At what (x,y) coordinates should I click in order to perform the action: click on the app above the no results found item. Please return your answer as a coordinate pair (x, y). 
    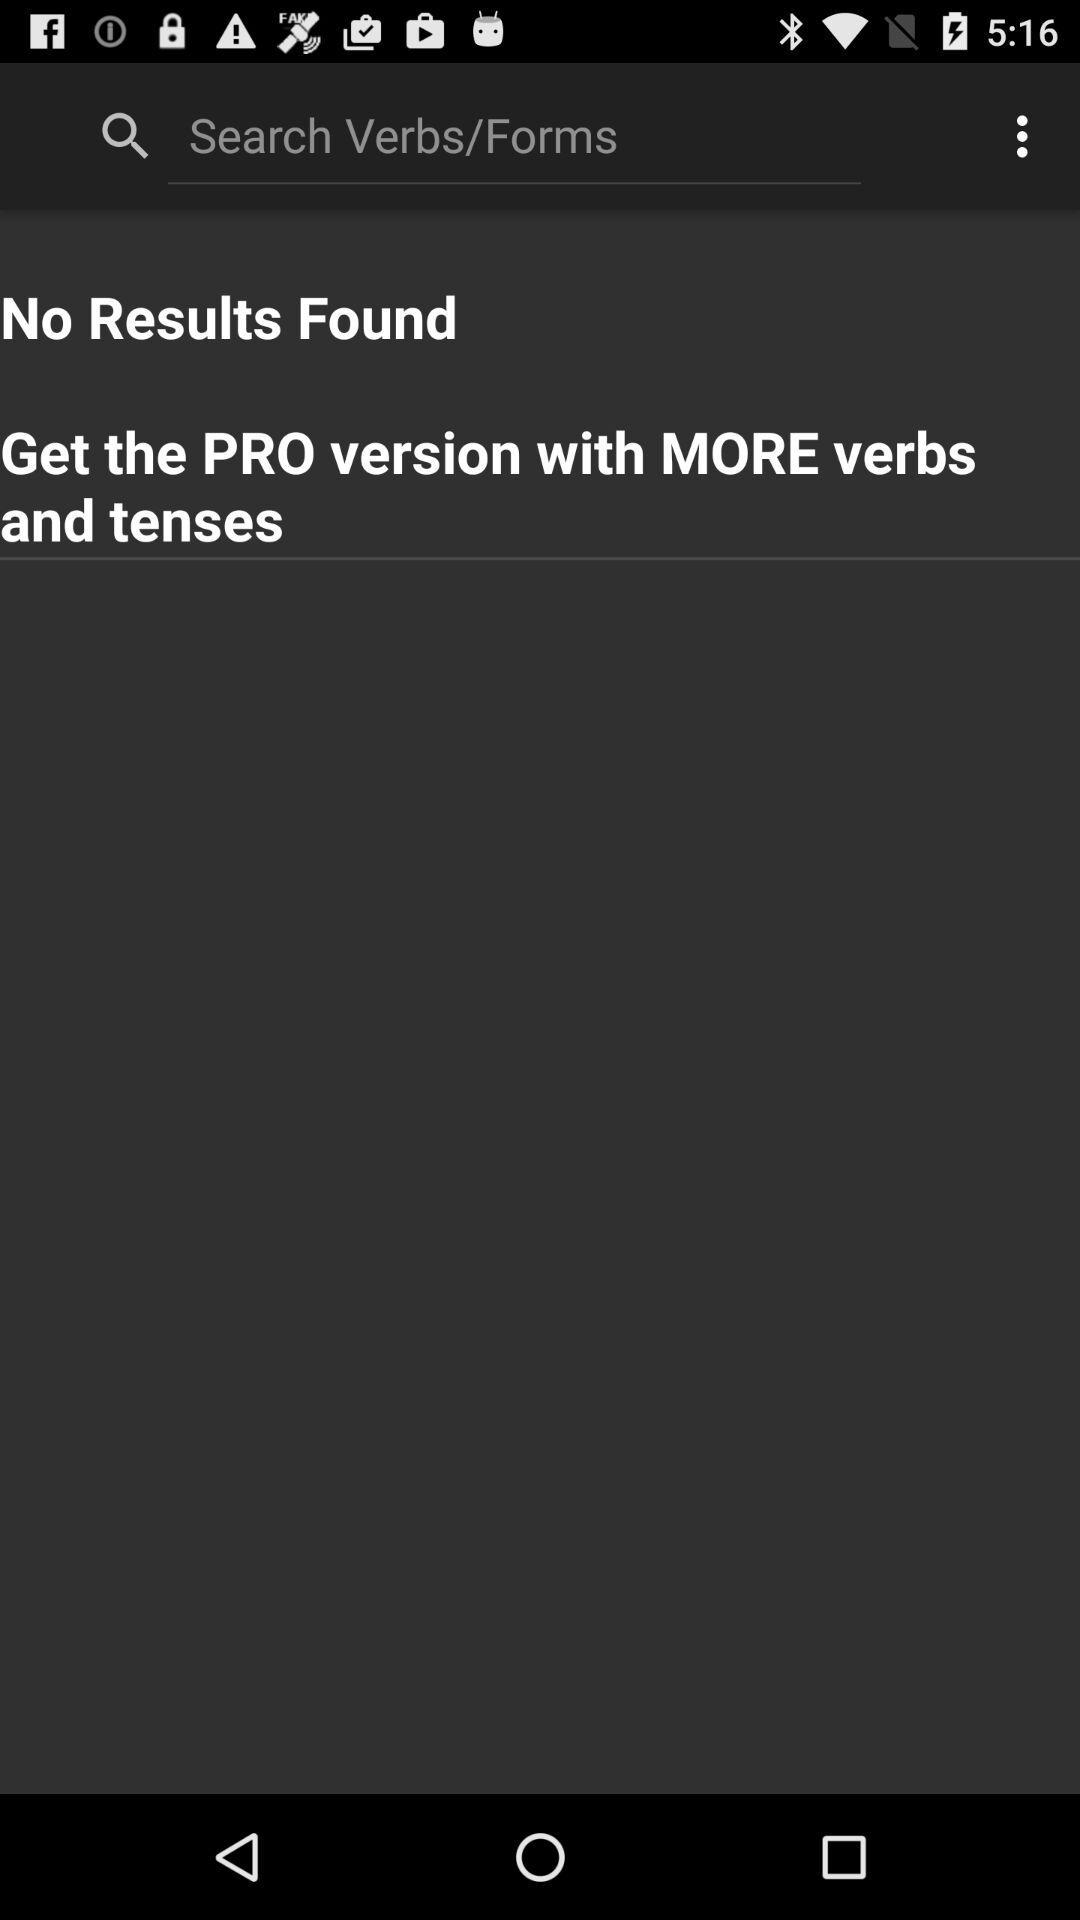
    Looking at the image, I should click on (513, 133).